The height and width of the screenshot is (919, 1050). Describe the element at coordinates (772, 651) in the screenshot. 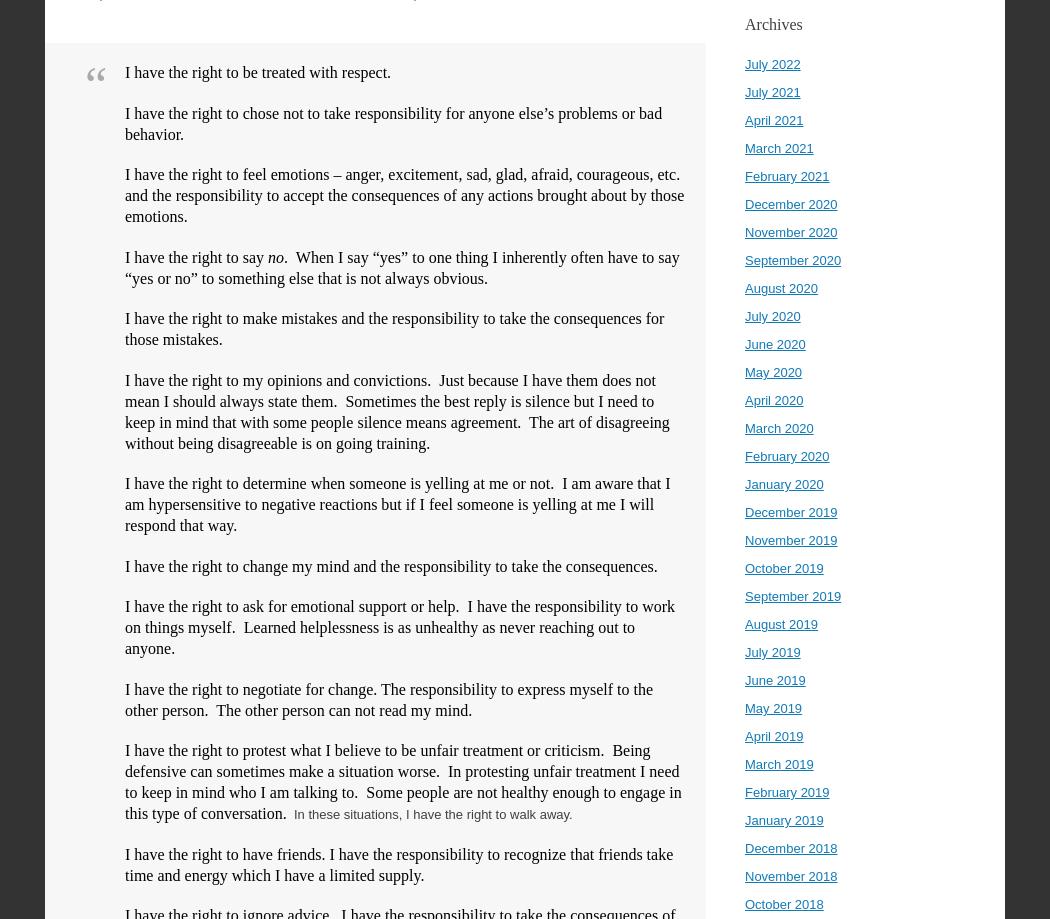

I see `'July 2019'` at that location.